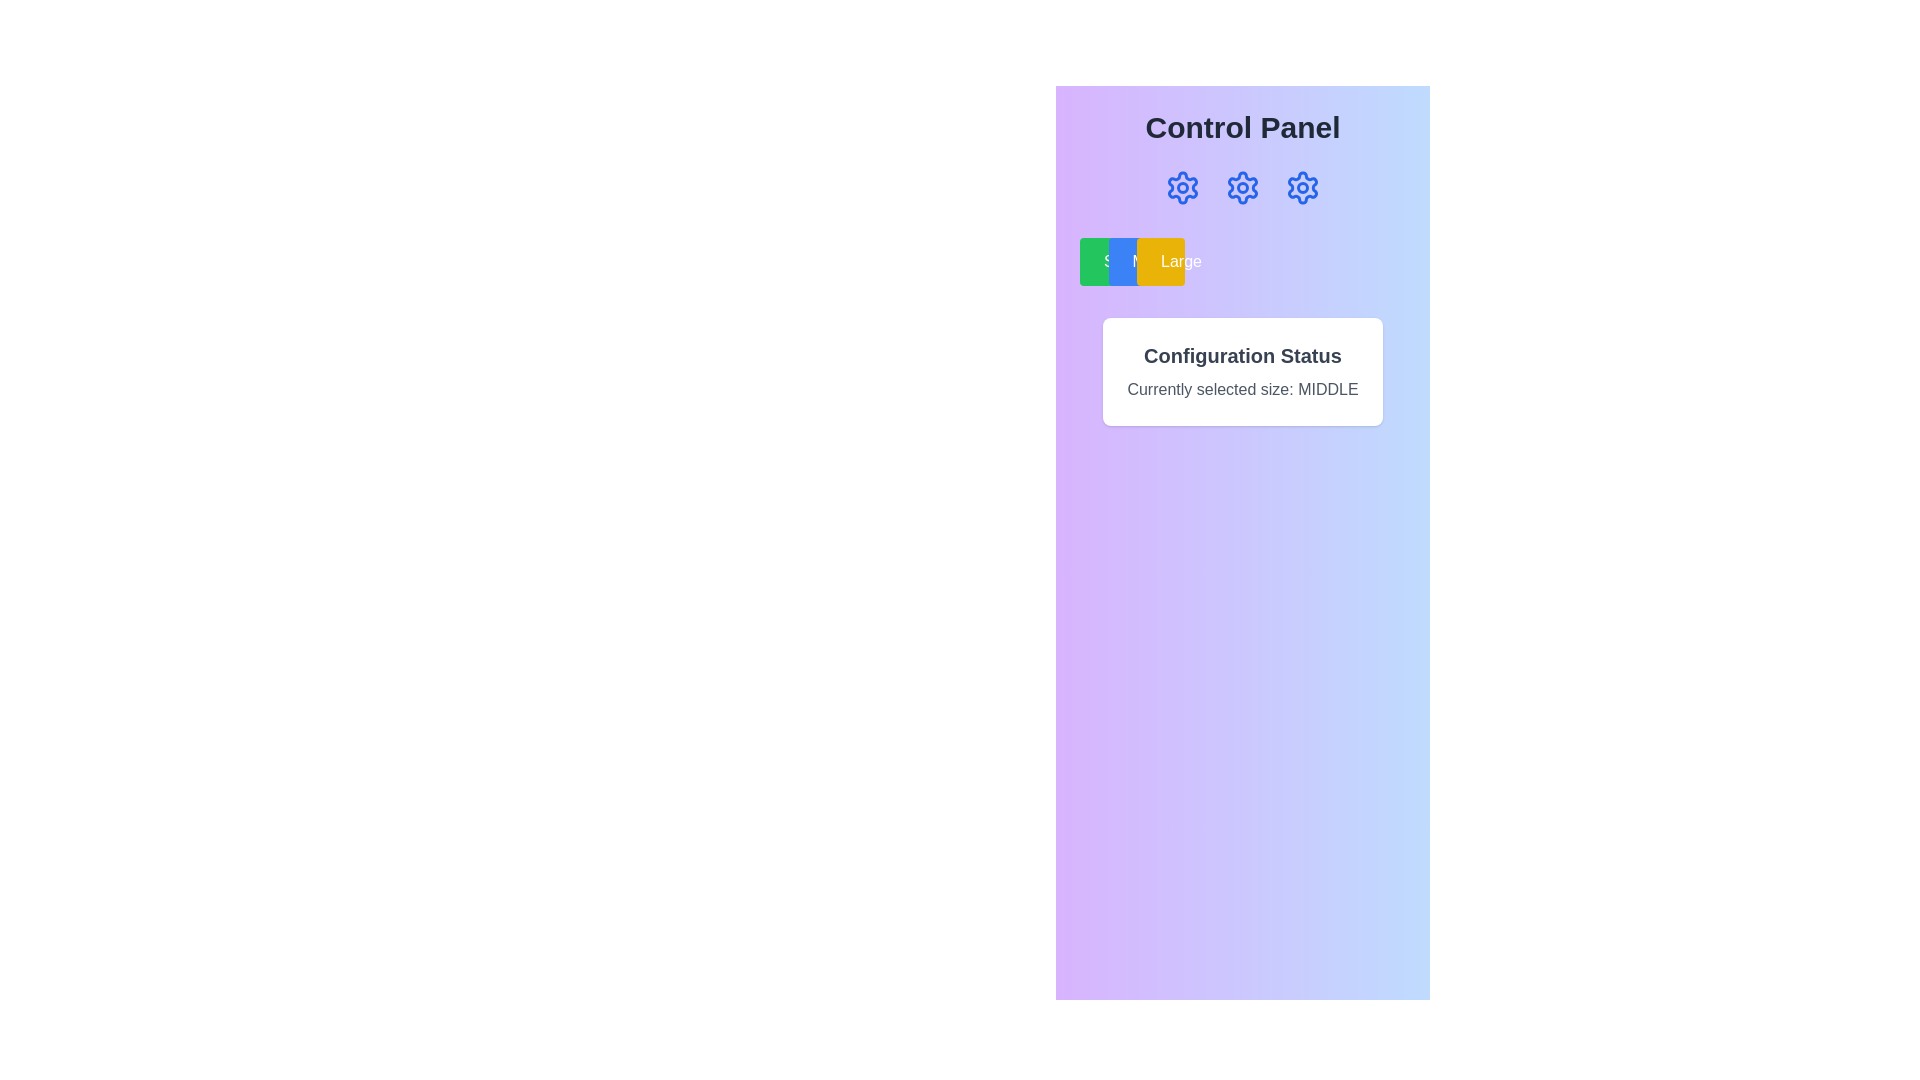 The image size is (1920, 1080). Describe the element at coordinates (1242, 371) in the screenshot. I see `the informational card that indicates the current configuration state and size option selected, which is located below the buttons labeled 'Small', 'Middle', and 'Large' in the 'Control Panel'` at that location.